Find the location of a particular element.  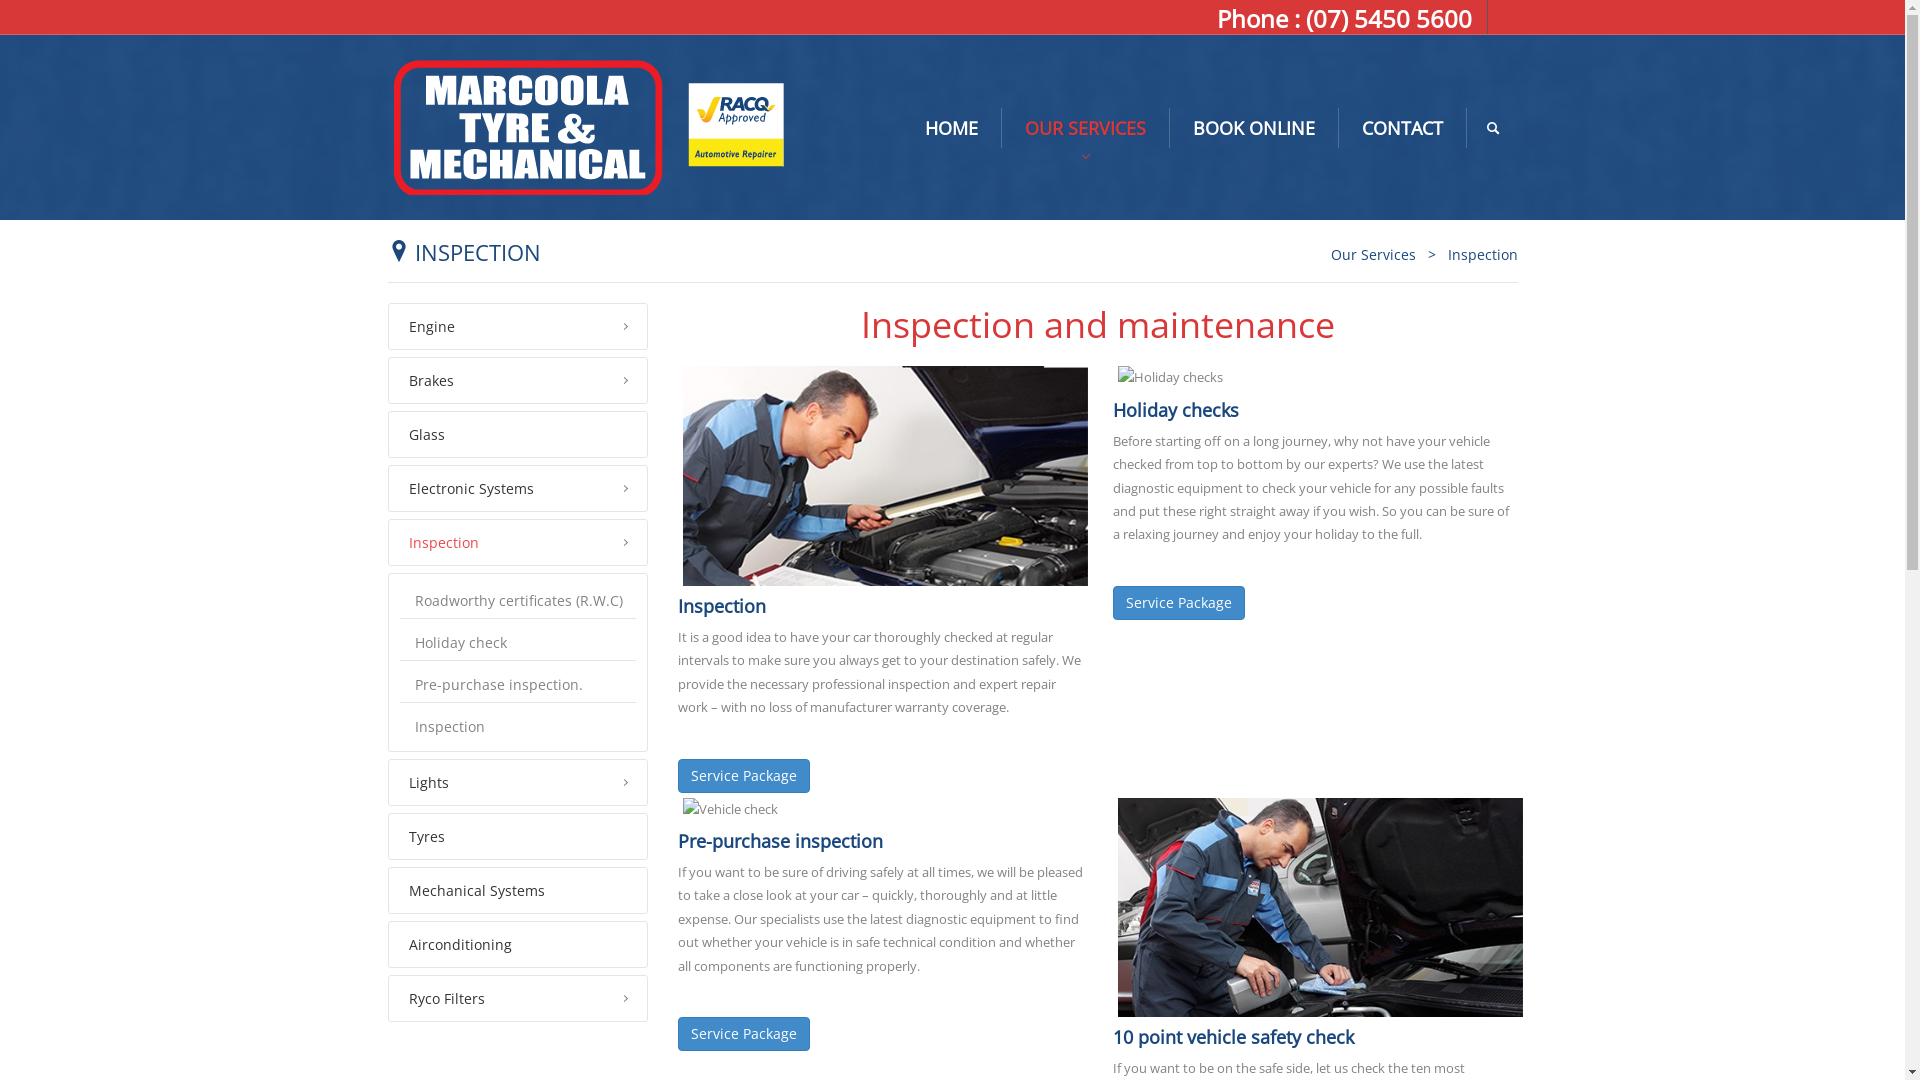

'BOOK ONLINE' is located at coordinates (1253, 127).